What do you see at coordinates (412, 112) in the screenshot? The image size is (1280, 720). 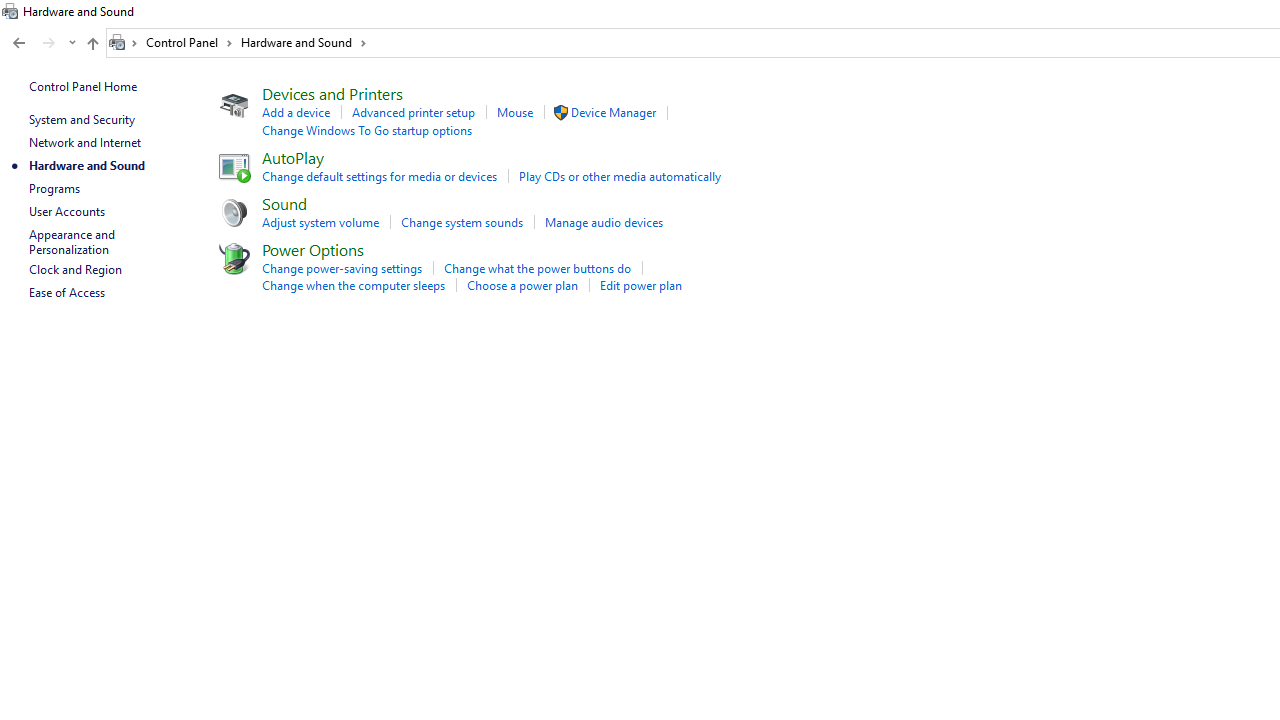 I see `'Advanced printer setup'` at bounding box center [412, 112].